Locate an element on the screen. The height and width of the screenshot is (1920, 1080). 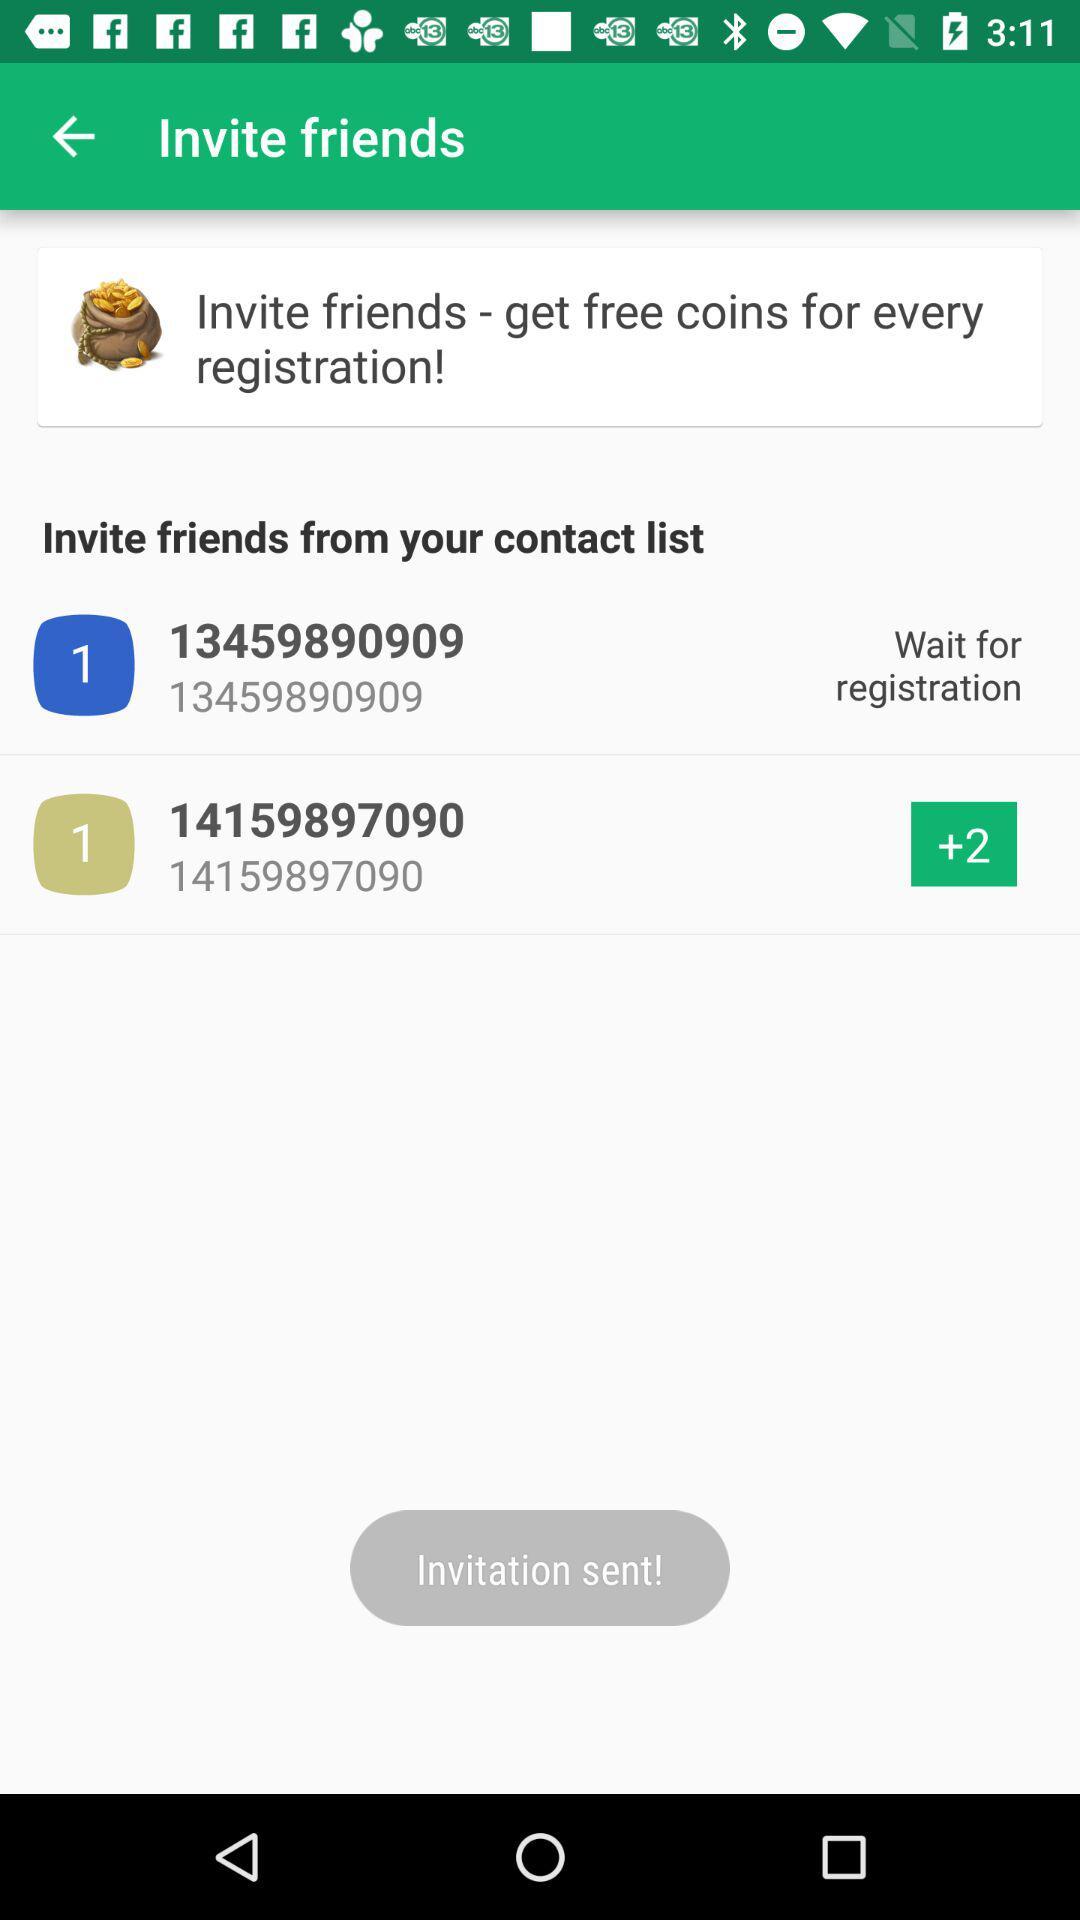
app next to invite friends is located at coordinates (72, 135).